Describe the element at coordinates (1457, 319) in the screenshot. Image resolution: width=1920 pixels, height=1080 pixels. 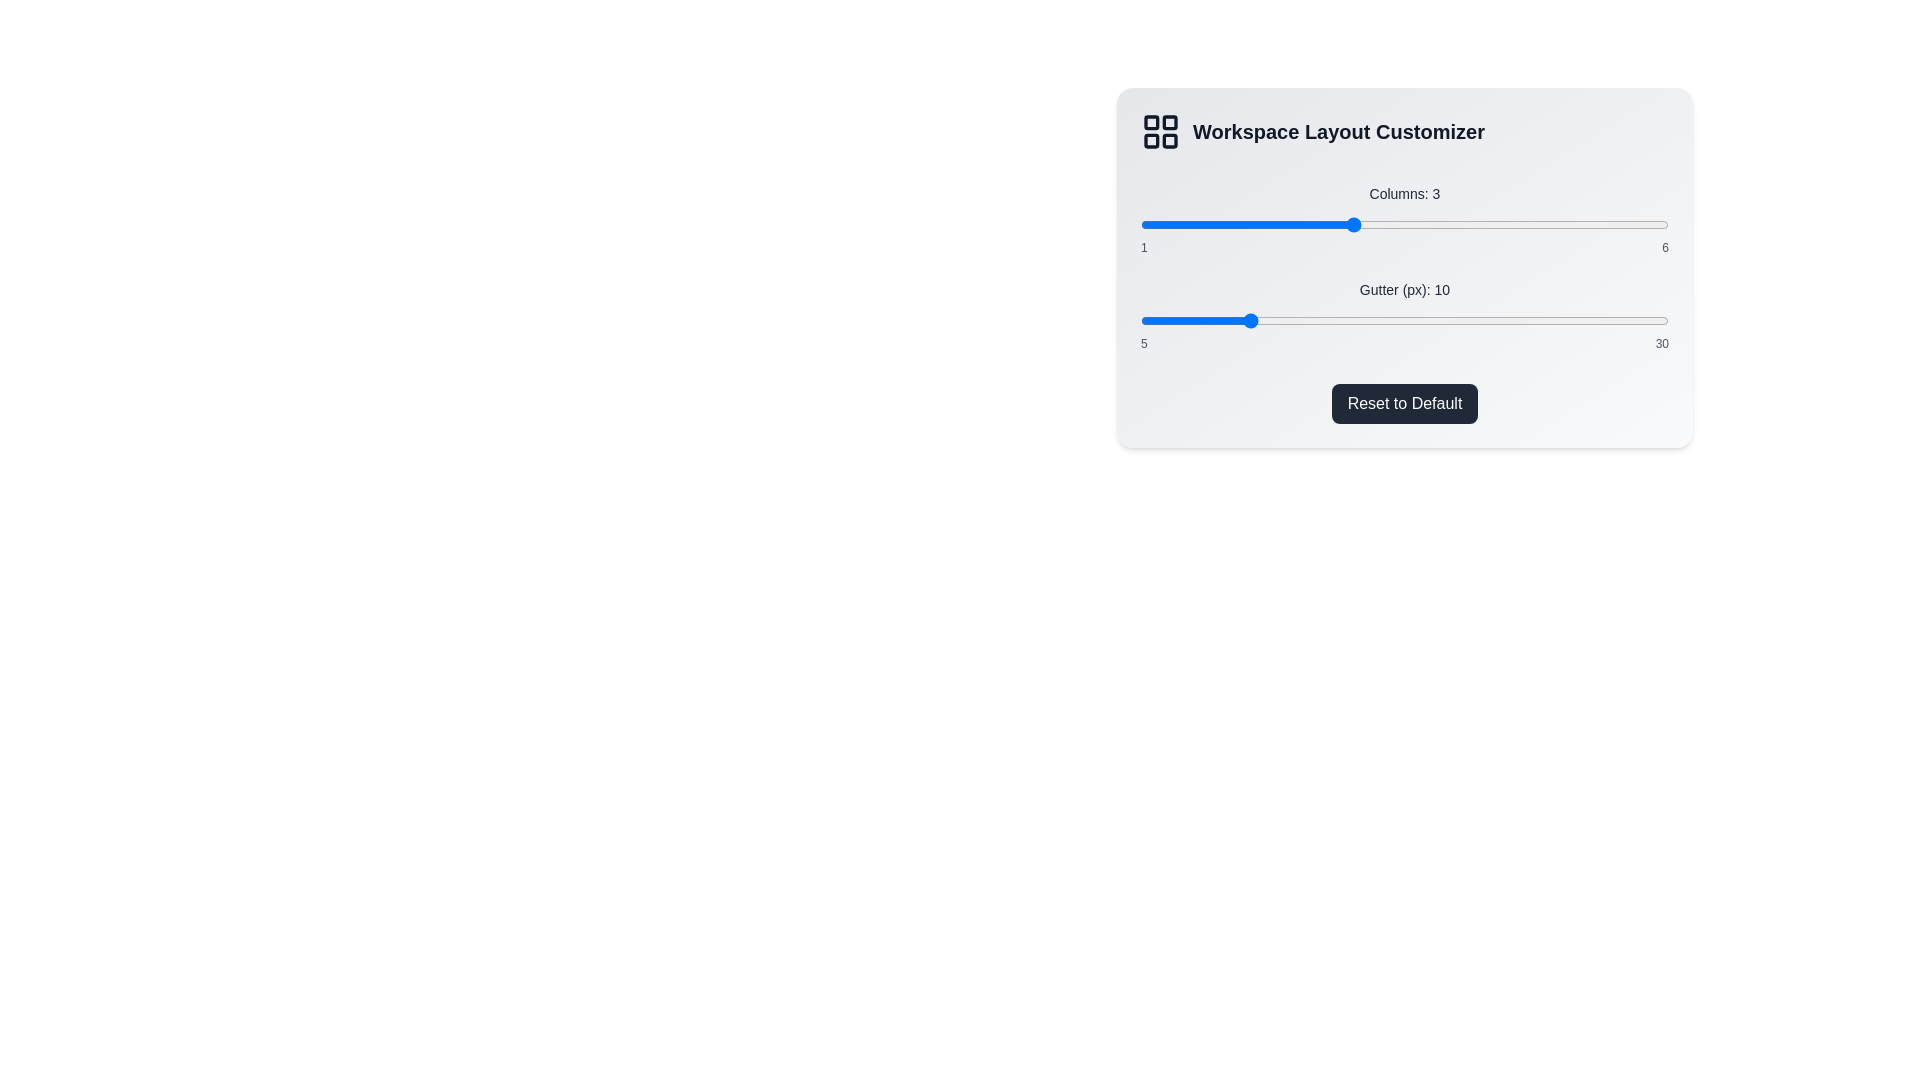
I see `the 'Gutter (px)' slider to set the gutter size to 20 px` at that location.